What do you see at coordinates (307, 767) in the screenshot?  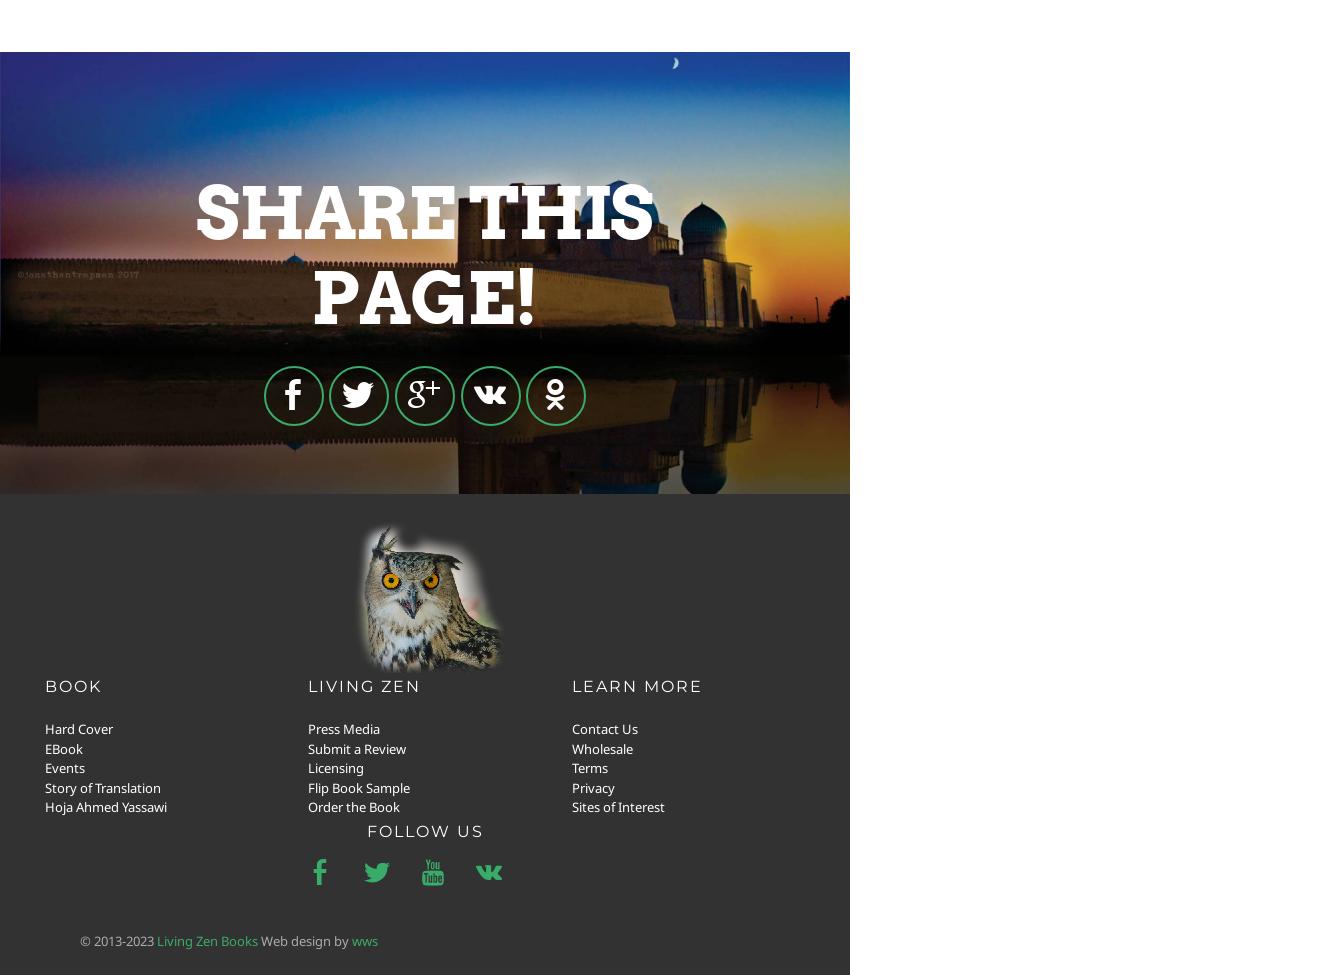 I see `'Licensing'` at bounding box center [307, 767].